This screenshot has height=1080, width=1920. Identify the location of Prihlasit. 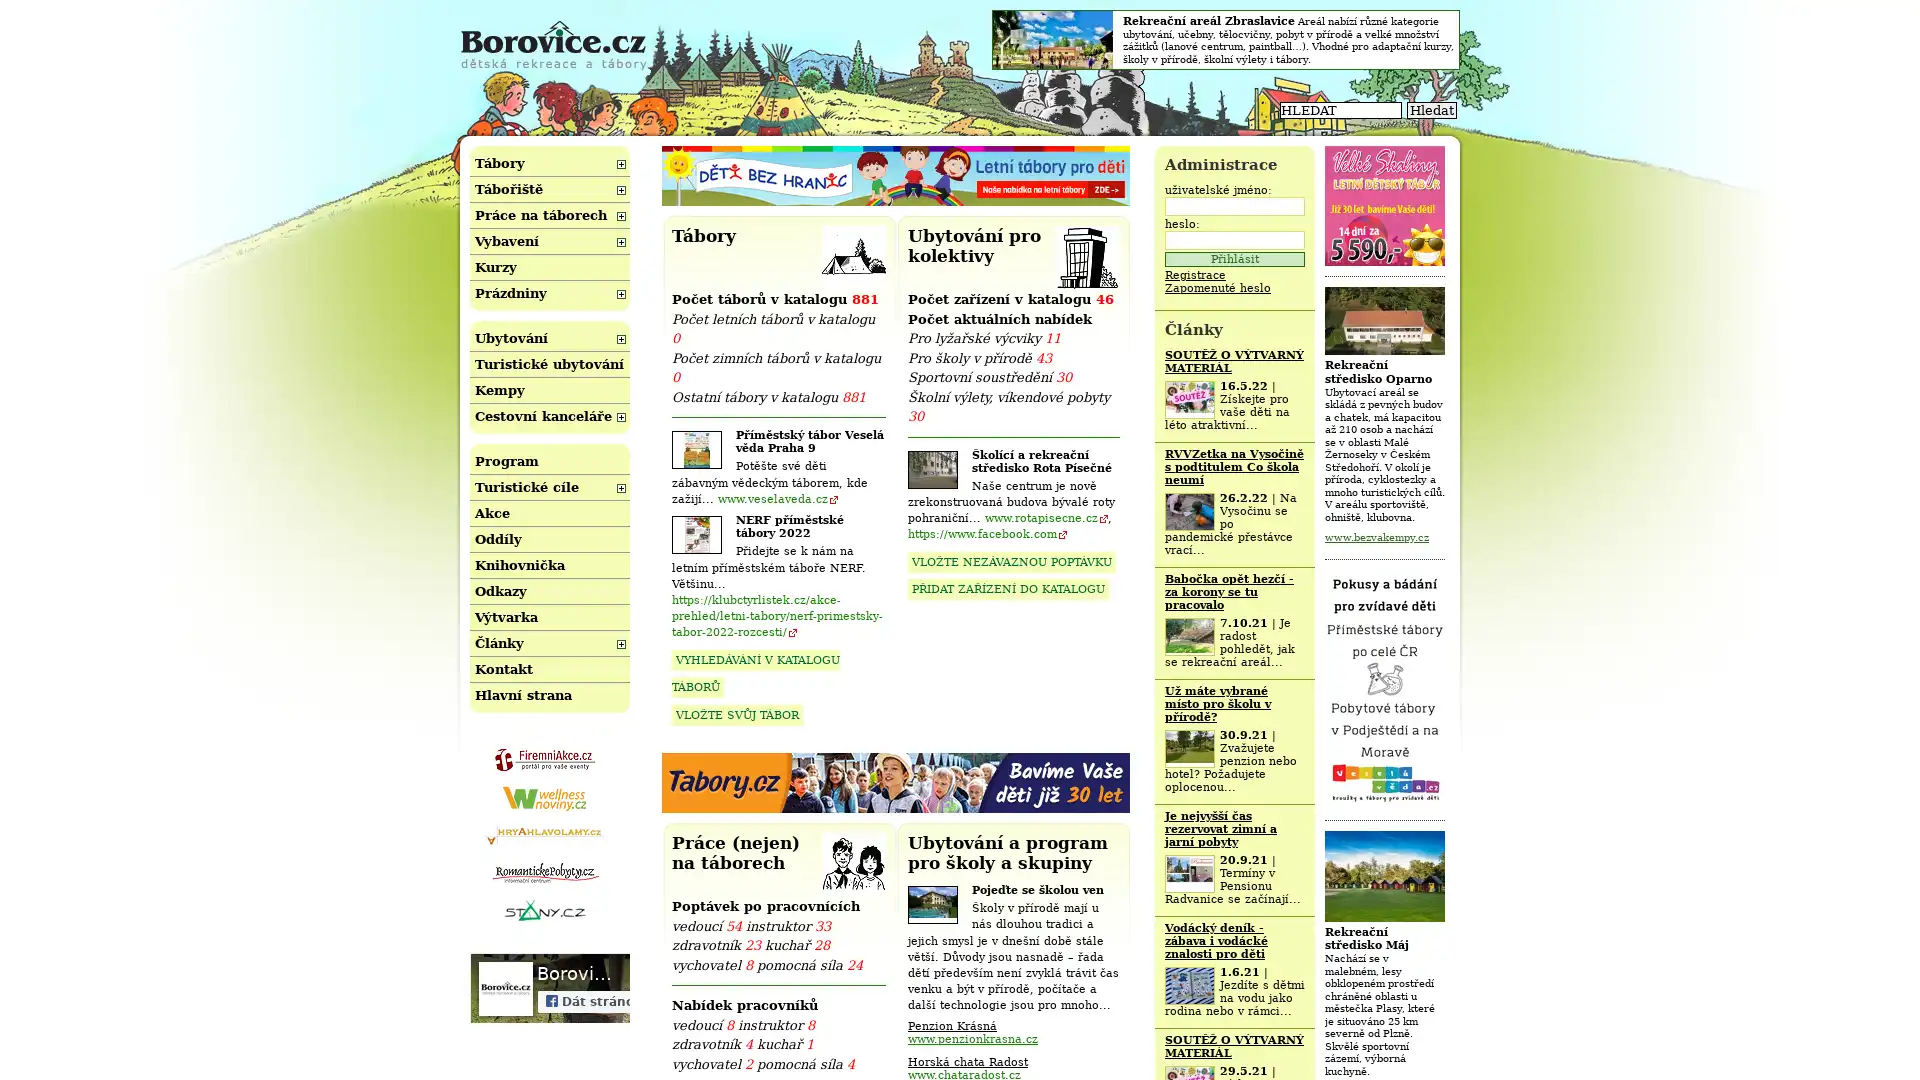
(1233, 258).